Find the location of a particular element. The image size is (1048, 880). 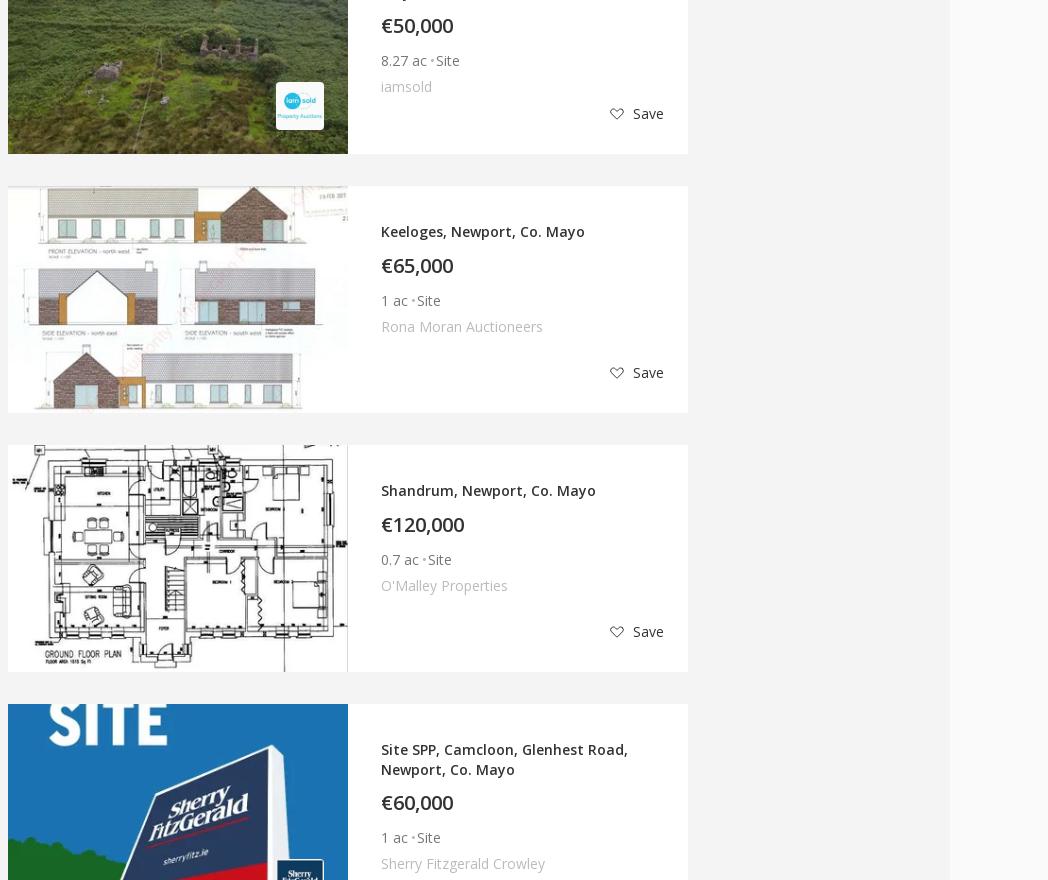

'€50,000' is located at coordinates (416, 24).